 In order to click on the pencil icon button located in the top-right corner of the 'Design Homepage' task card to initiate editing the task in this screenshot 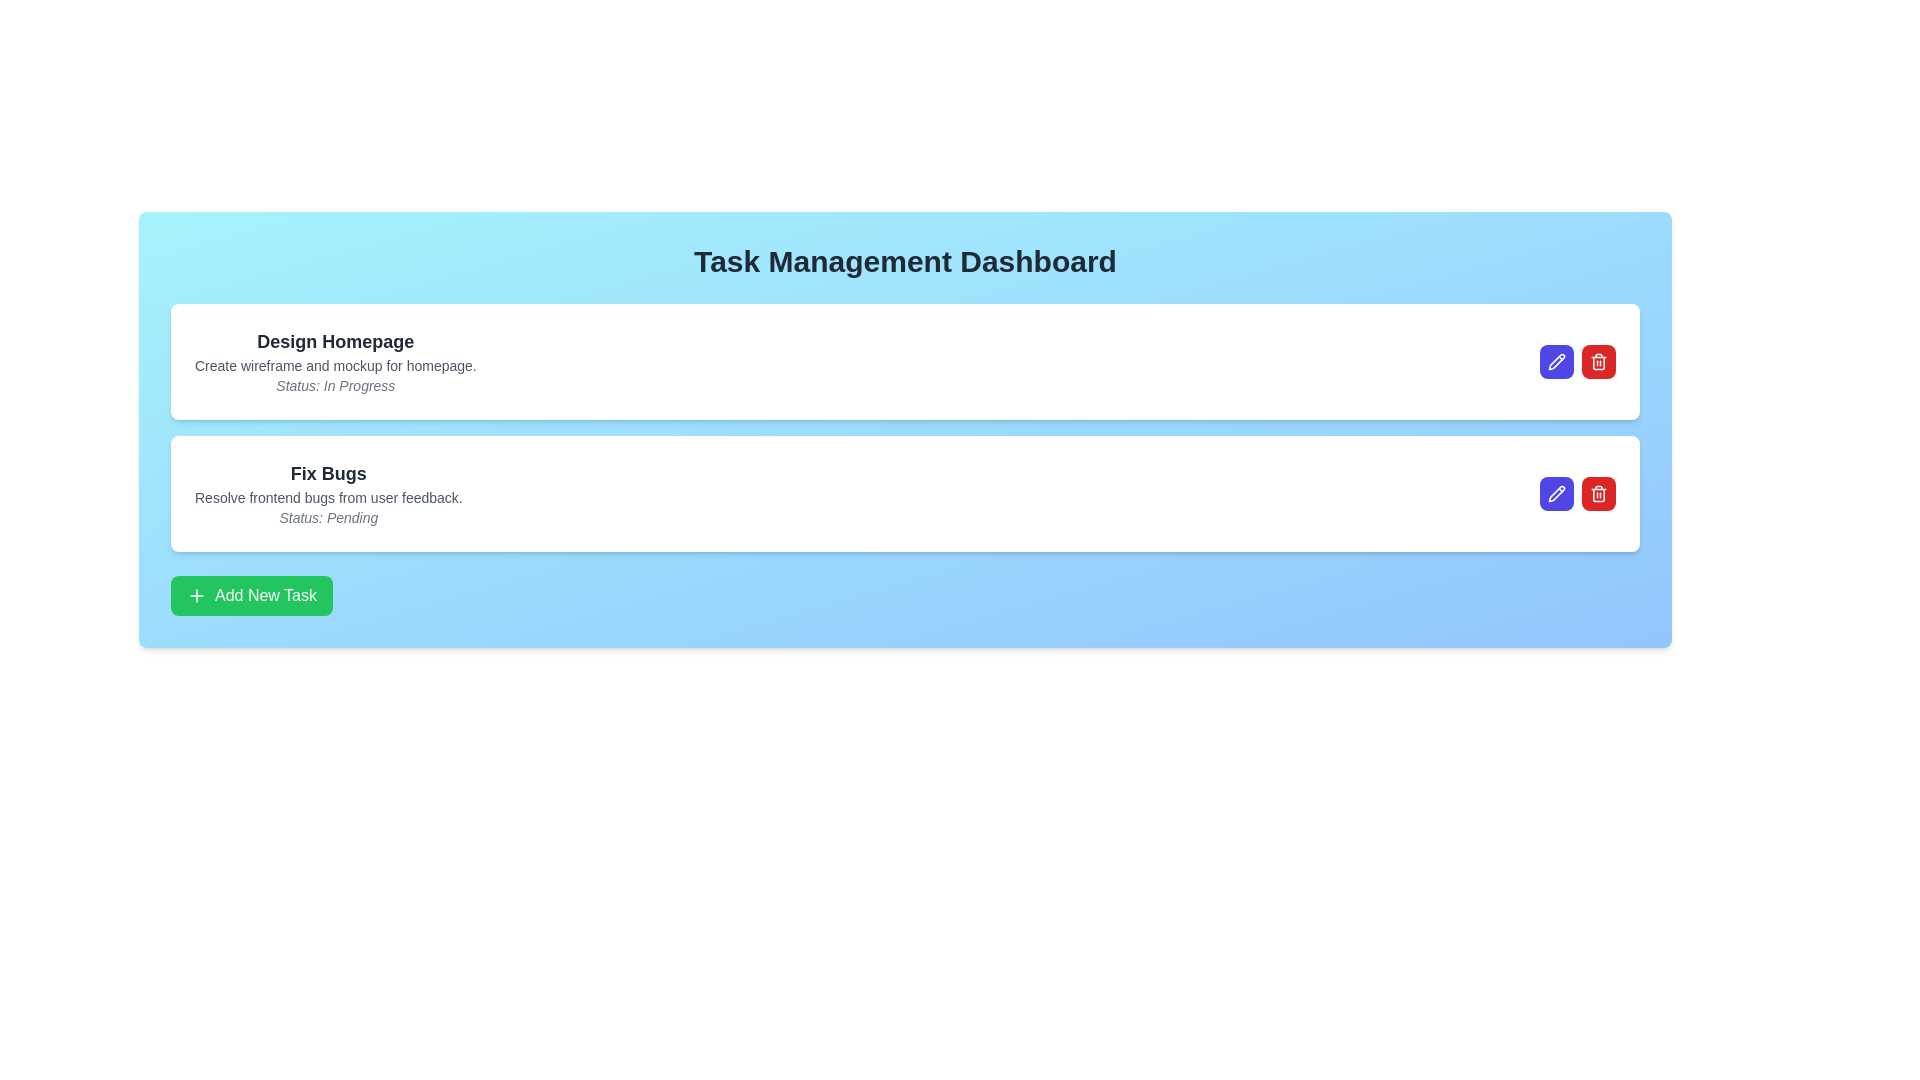, I will do `click(1555, 362)`.